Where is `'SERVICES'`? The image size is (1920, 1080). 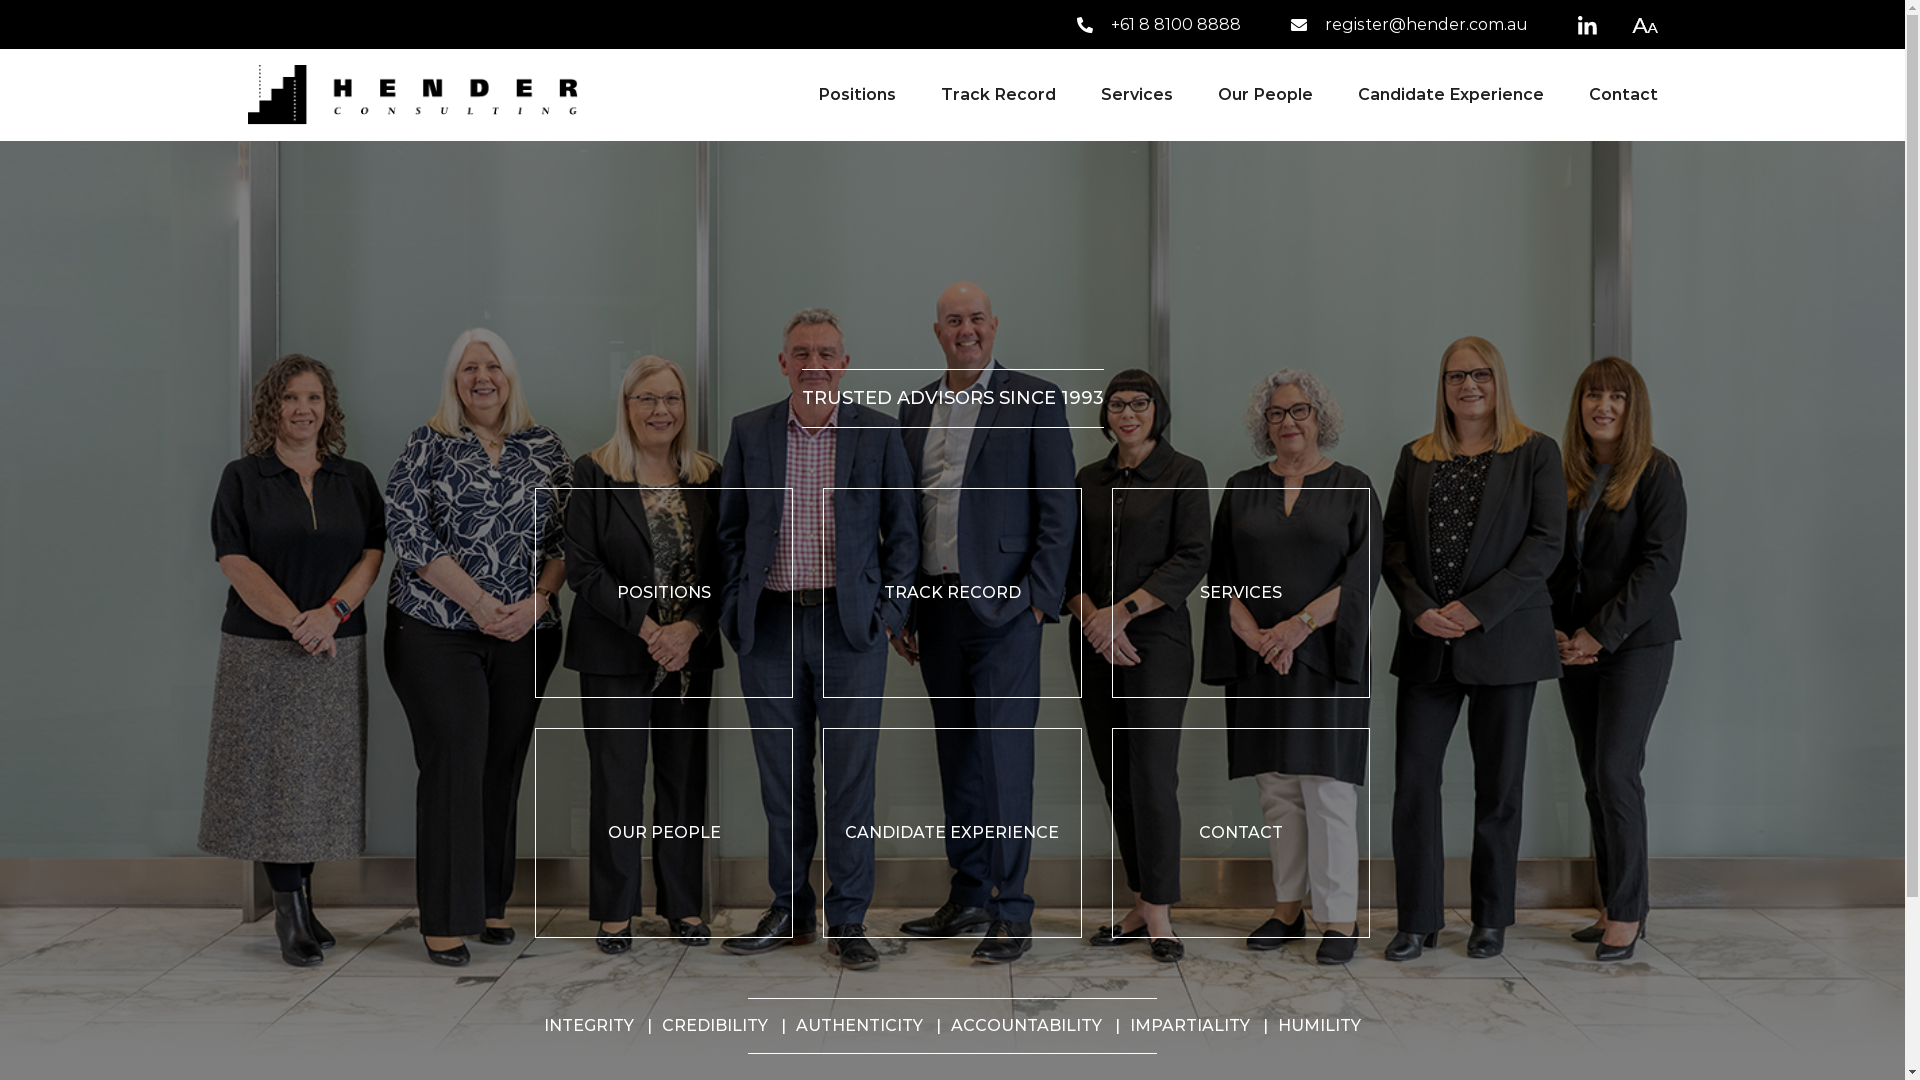 'SERVICES' is located at coordinates (1240, 592).